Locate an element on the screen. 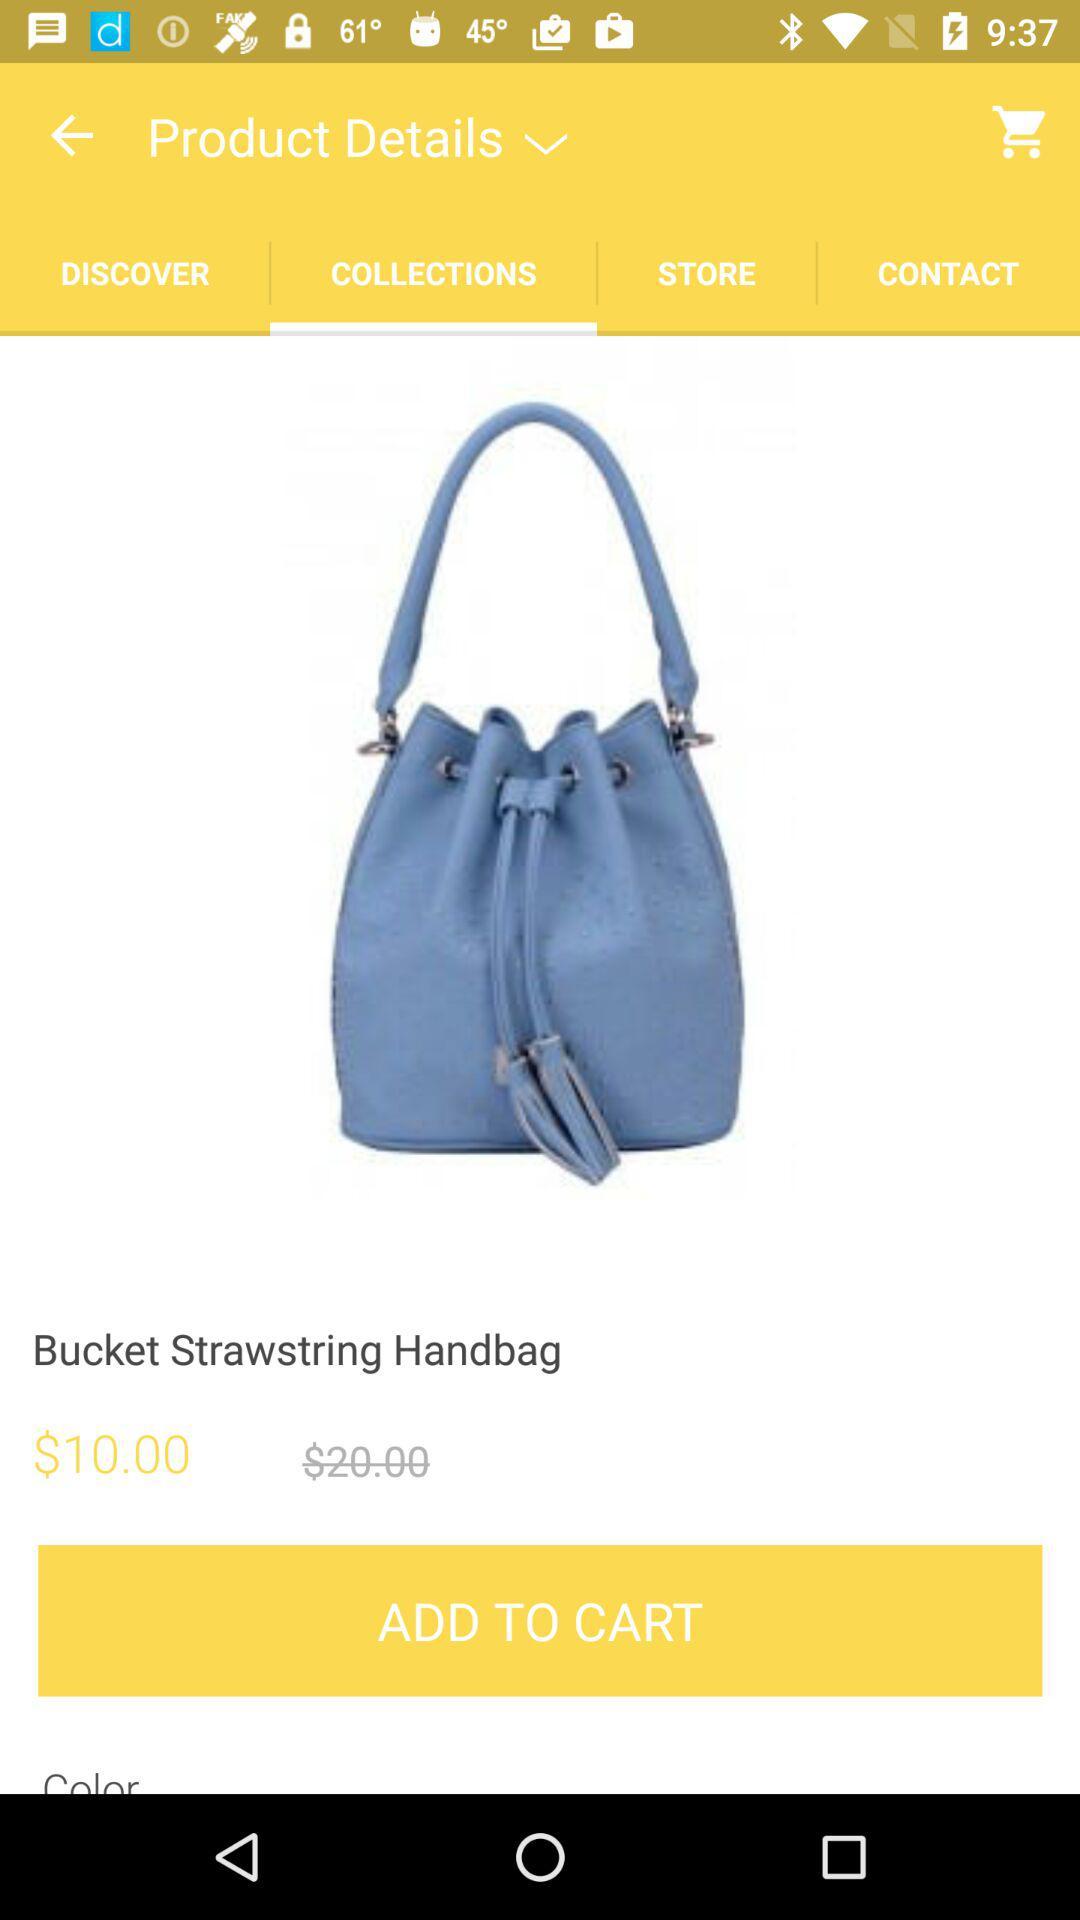  the down arrow to view product details is located at coordinates (546, 134).